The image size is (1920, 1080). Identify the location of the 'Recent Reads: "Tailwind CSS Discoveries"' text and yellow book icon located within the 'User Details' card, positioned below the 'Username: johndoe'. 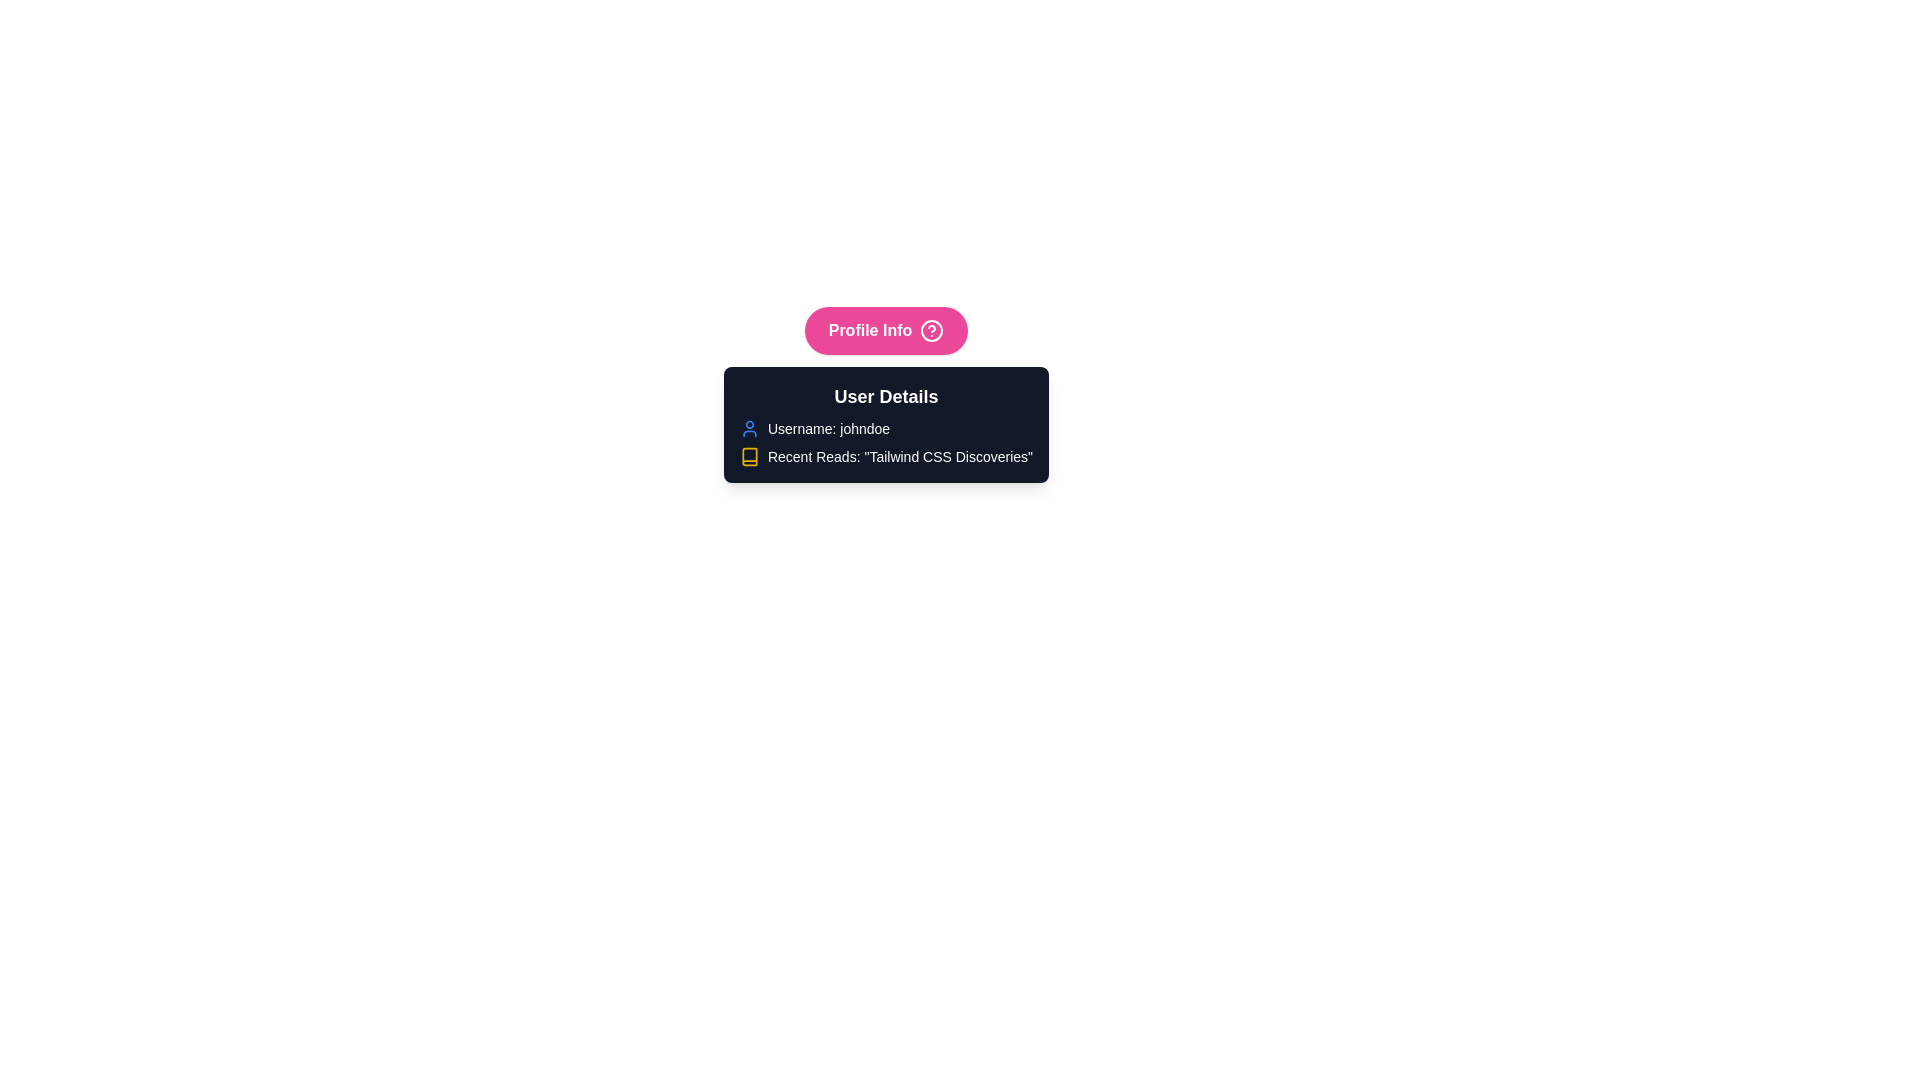
(885, 456).